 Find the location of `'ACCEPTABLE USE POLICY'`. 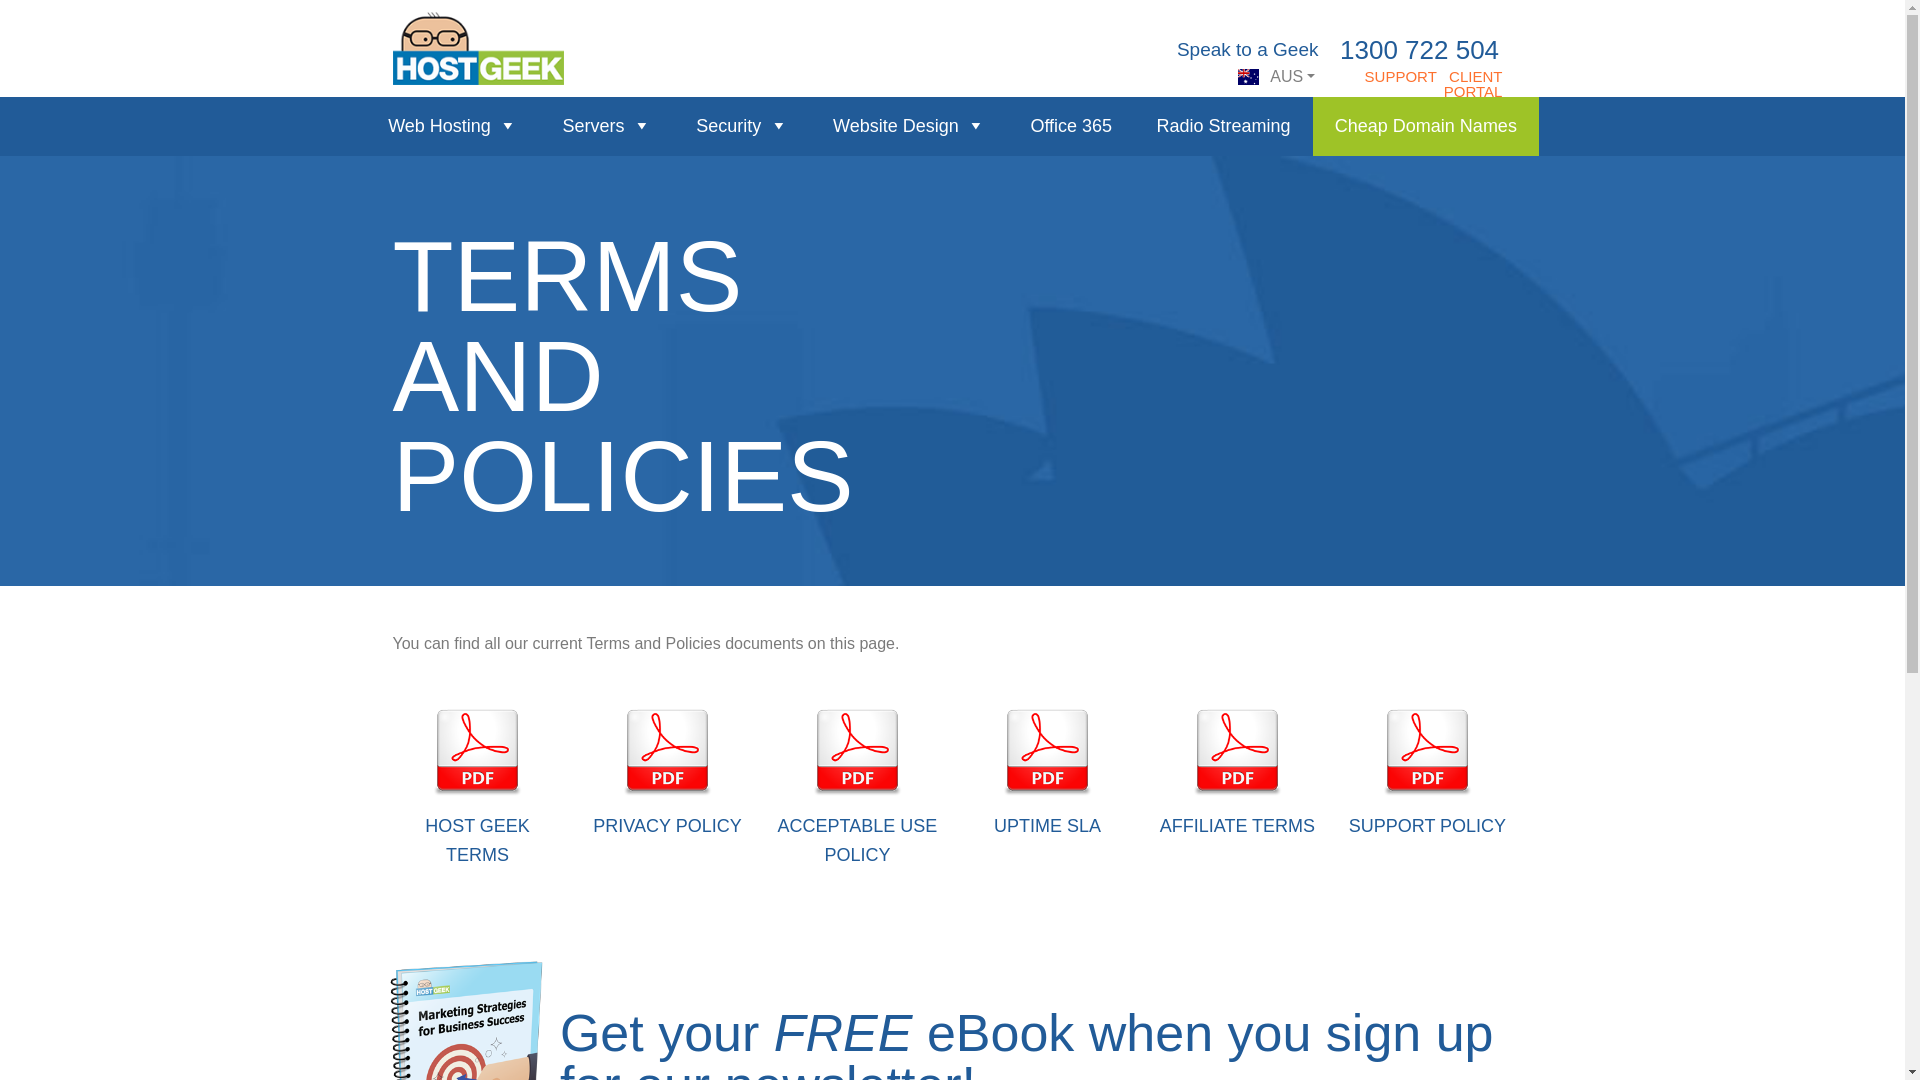

'ACCEPTABLE USE POLICY' is located at coordinates (776, 840).